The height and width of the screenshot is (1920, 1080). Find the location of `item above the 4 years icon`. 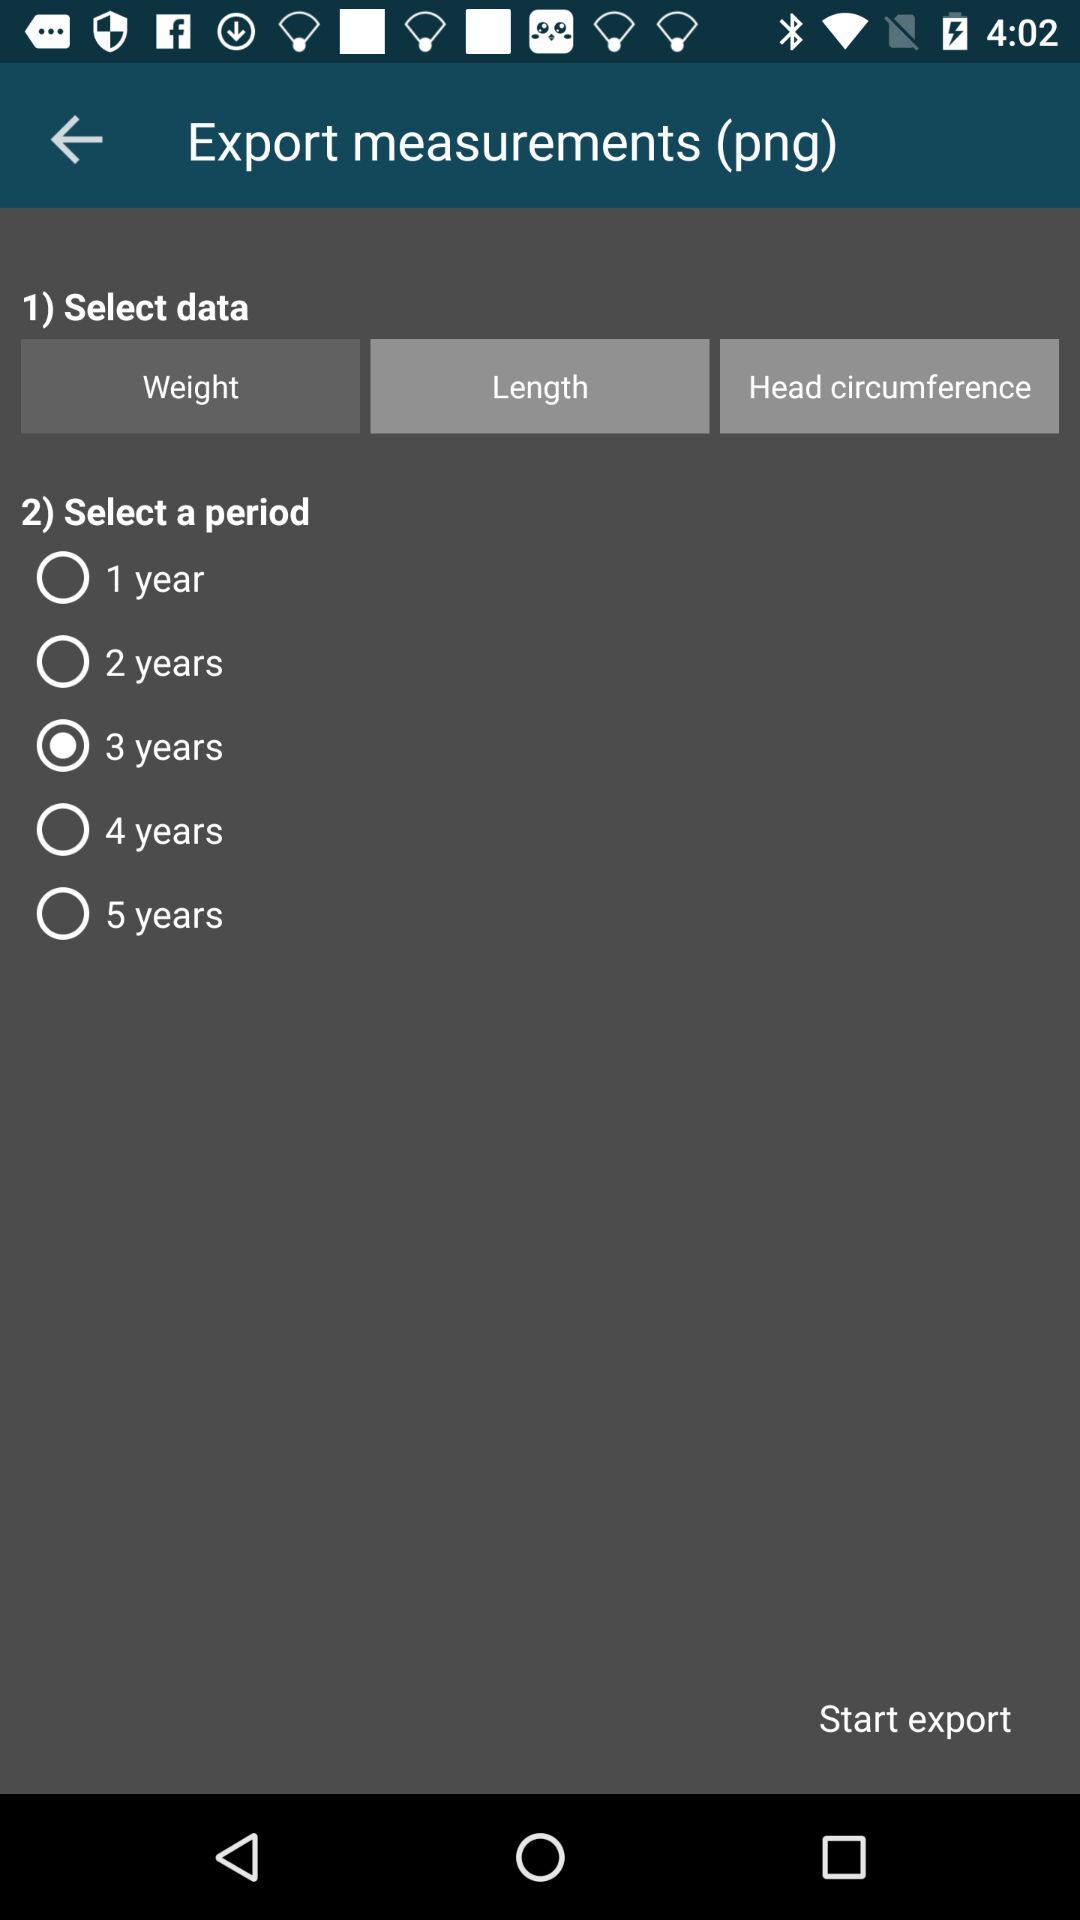

item above the 4 years icon is located at coordinates (540, 744).